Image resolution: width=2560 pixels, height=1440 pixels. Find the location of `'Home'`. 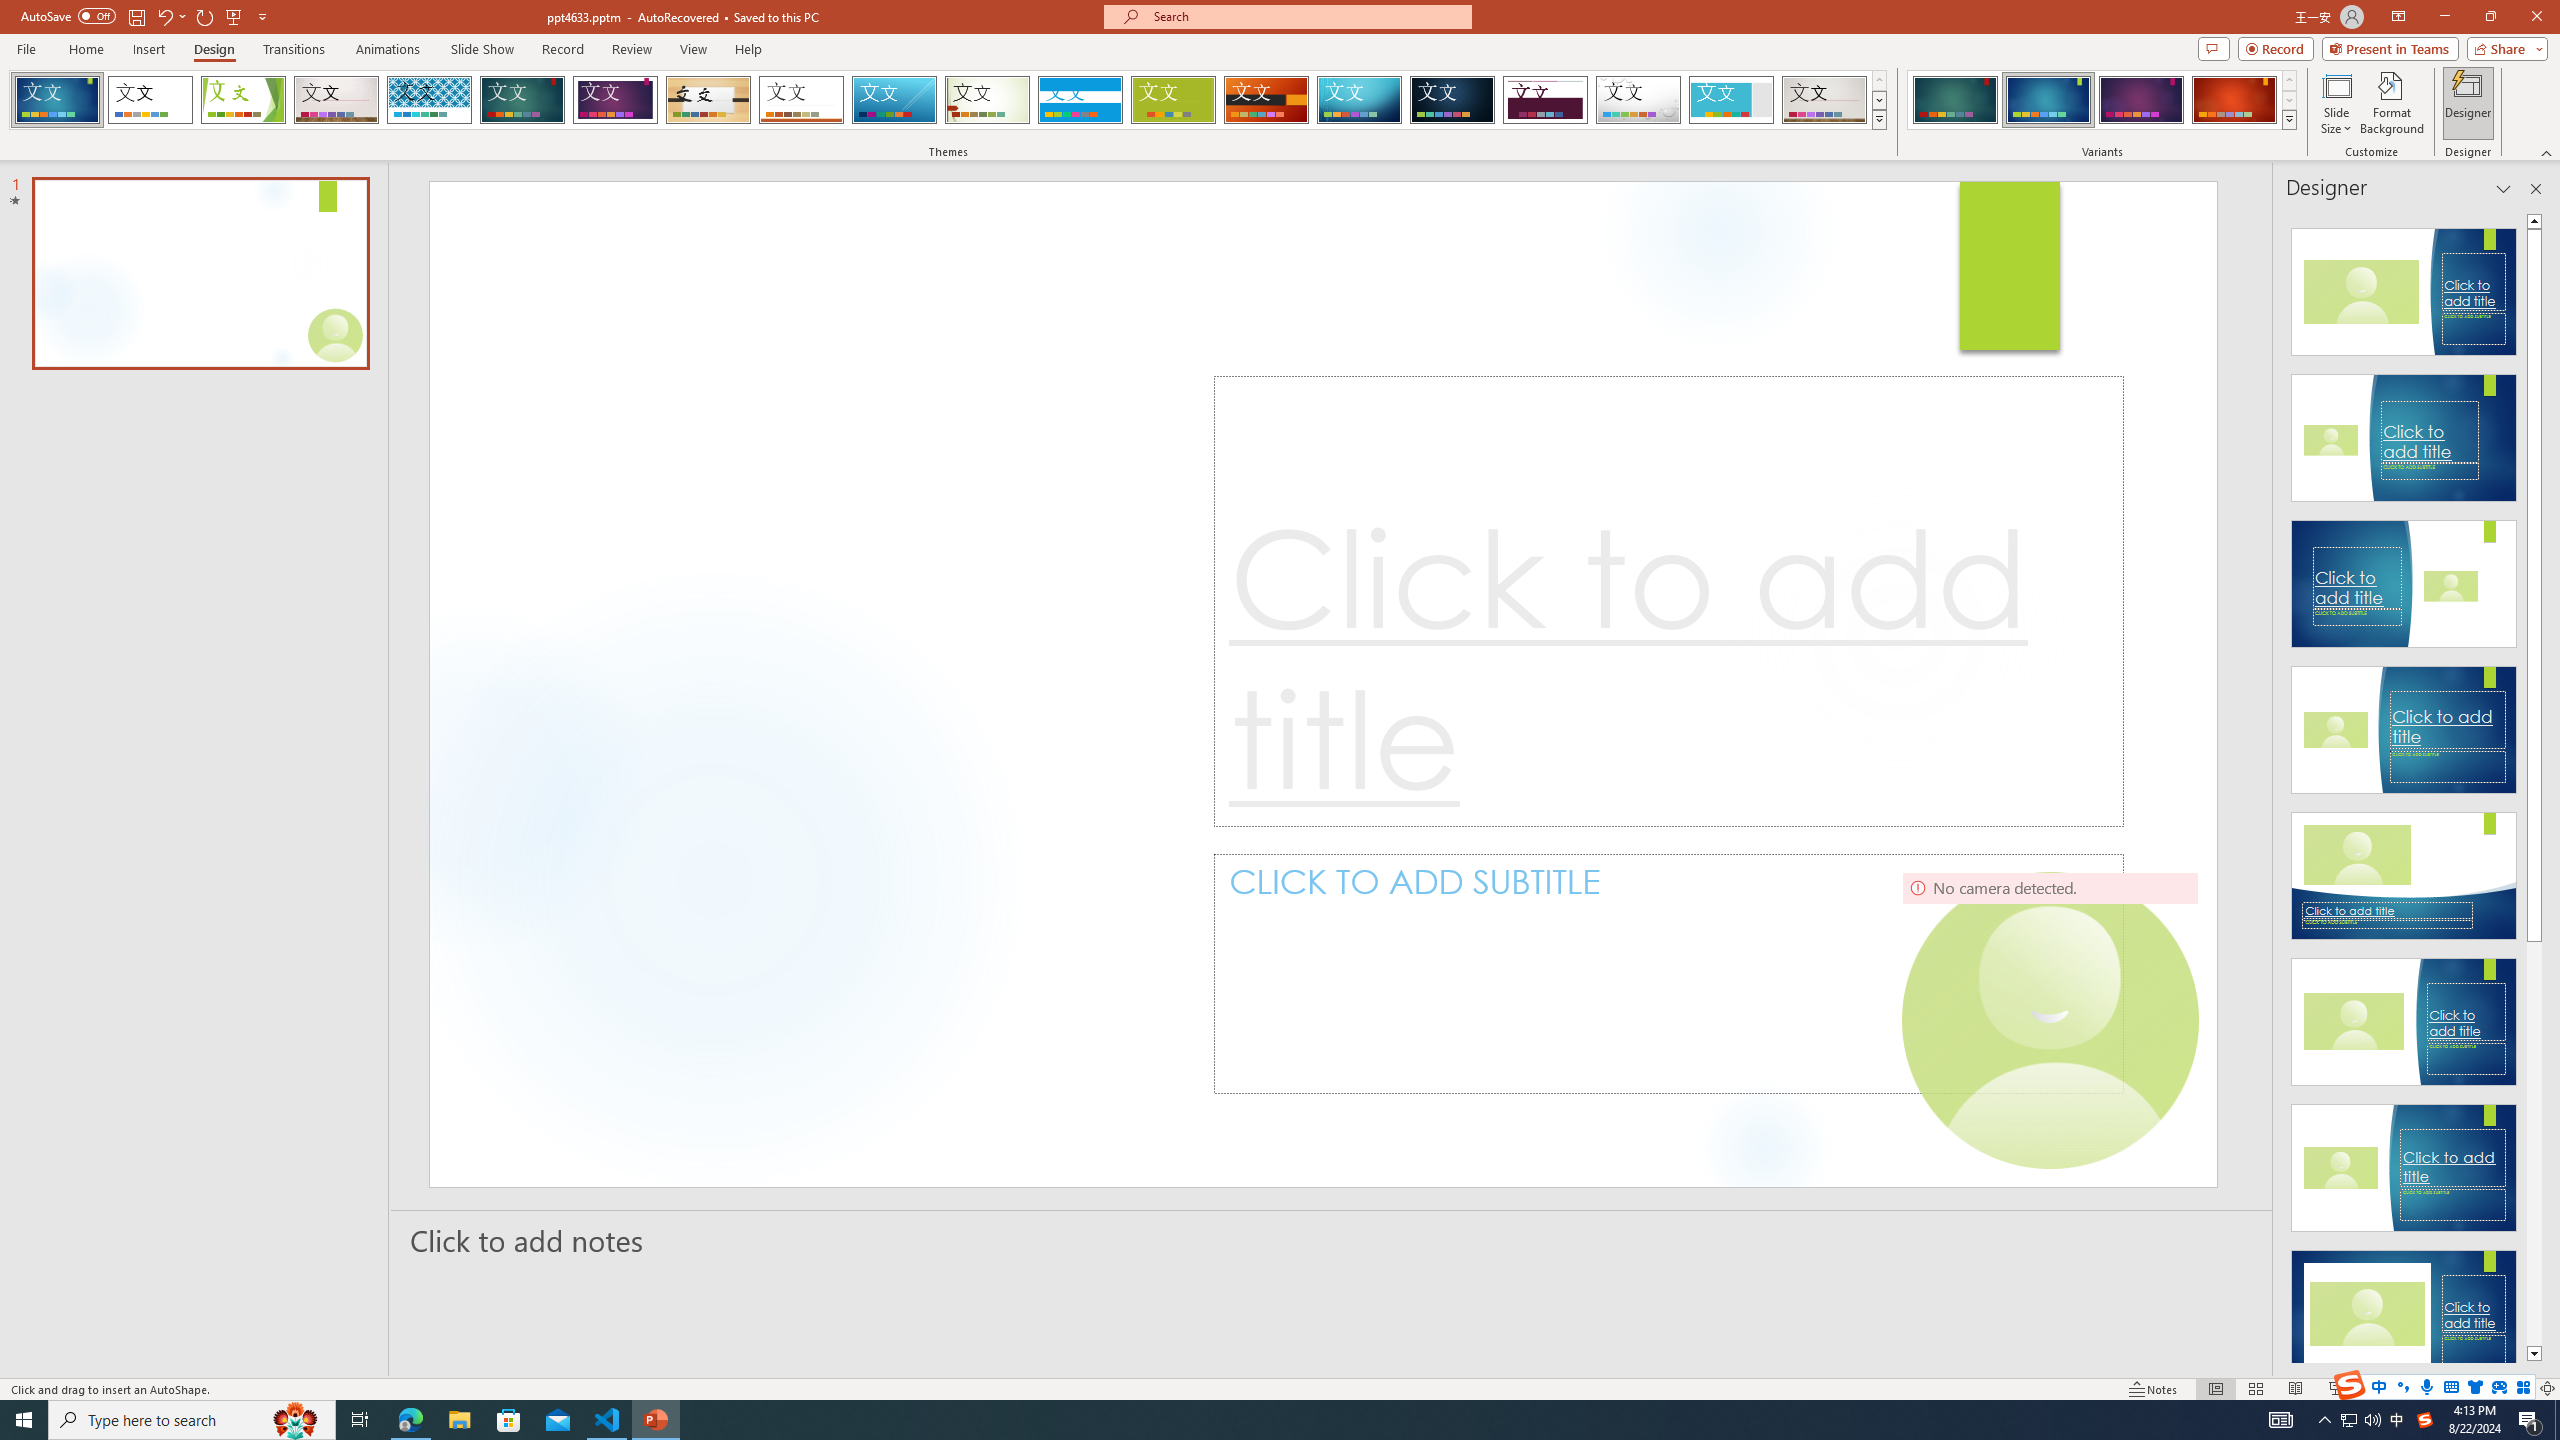

'Home' is located at coordinates (85, 49).